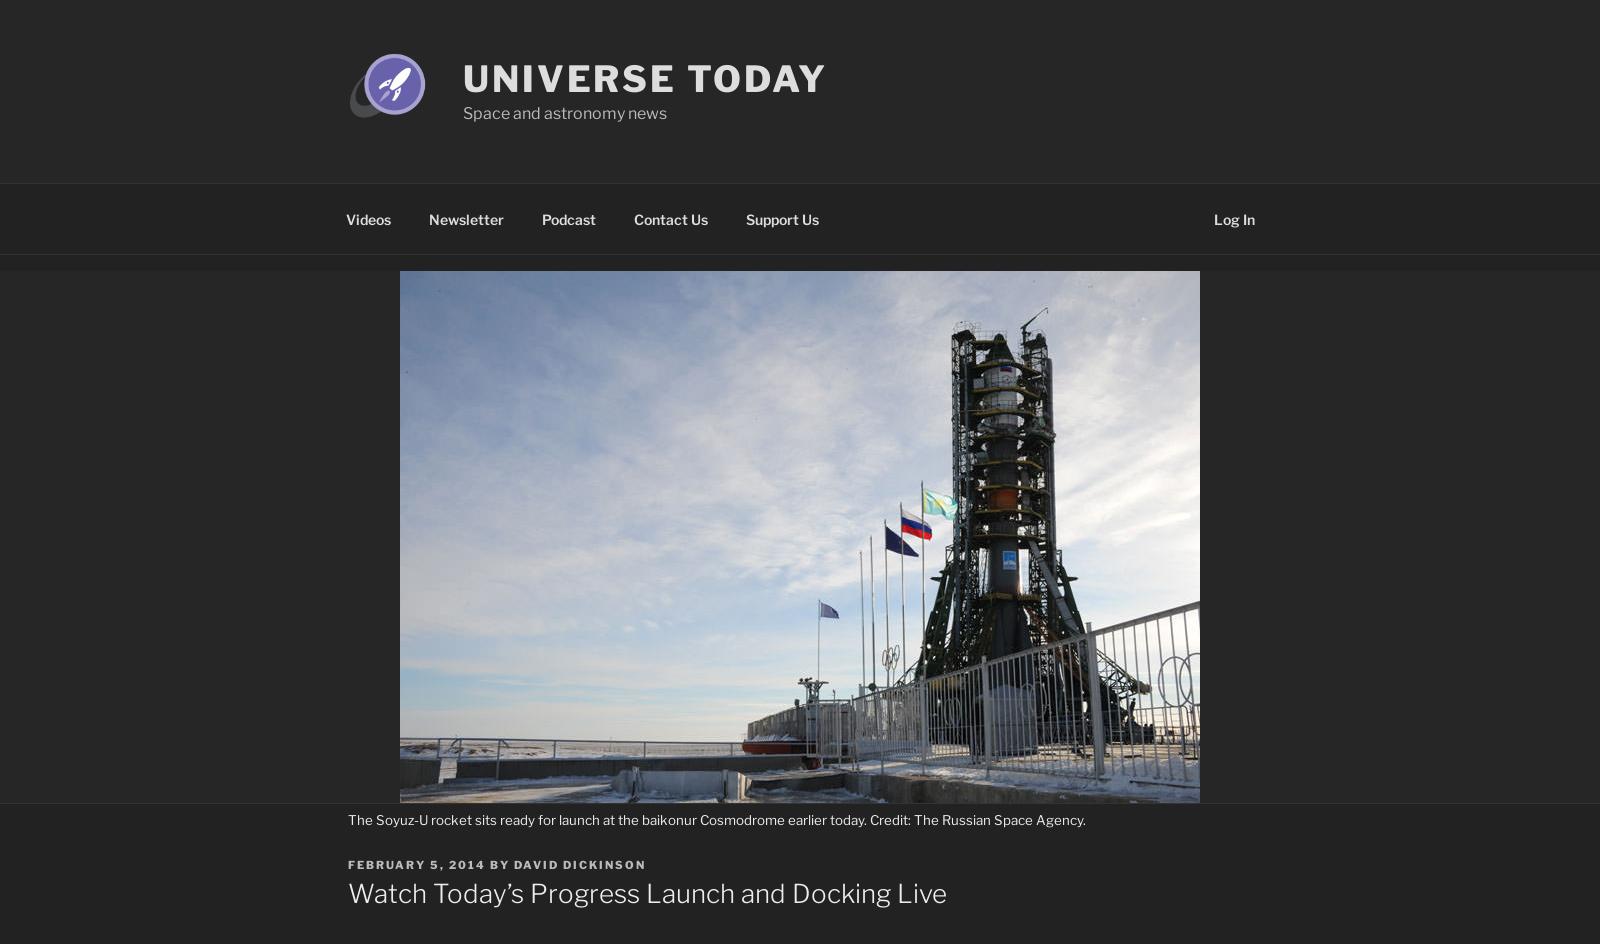 Image resolution: width=1600 pixels, height=944 pixels. What do you see at coordinates (1211, 217) in the screenshot?
I see `'Log in'` at bounding box center [1211, 217].